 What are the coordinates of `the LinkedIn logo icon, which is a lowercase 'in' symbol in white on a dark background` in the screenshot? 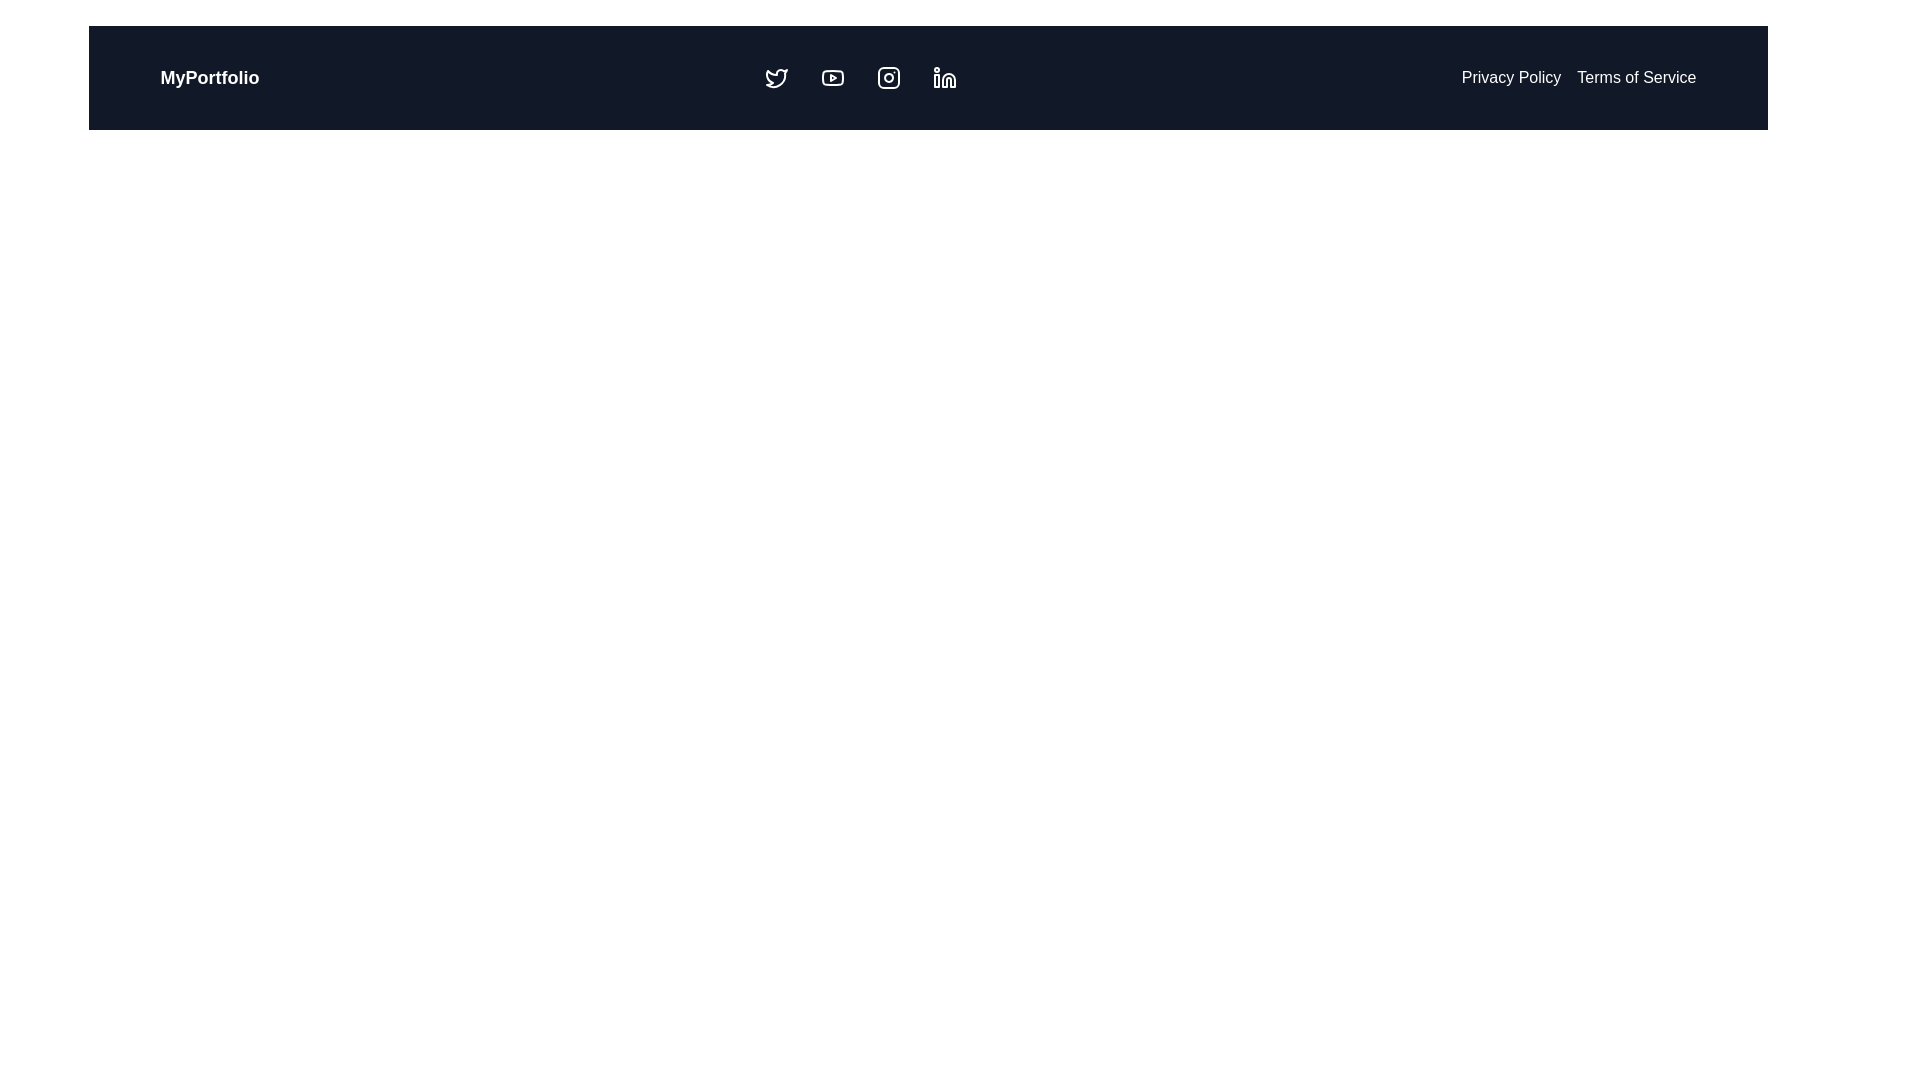 It's located at (943, 76).